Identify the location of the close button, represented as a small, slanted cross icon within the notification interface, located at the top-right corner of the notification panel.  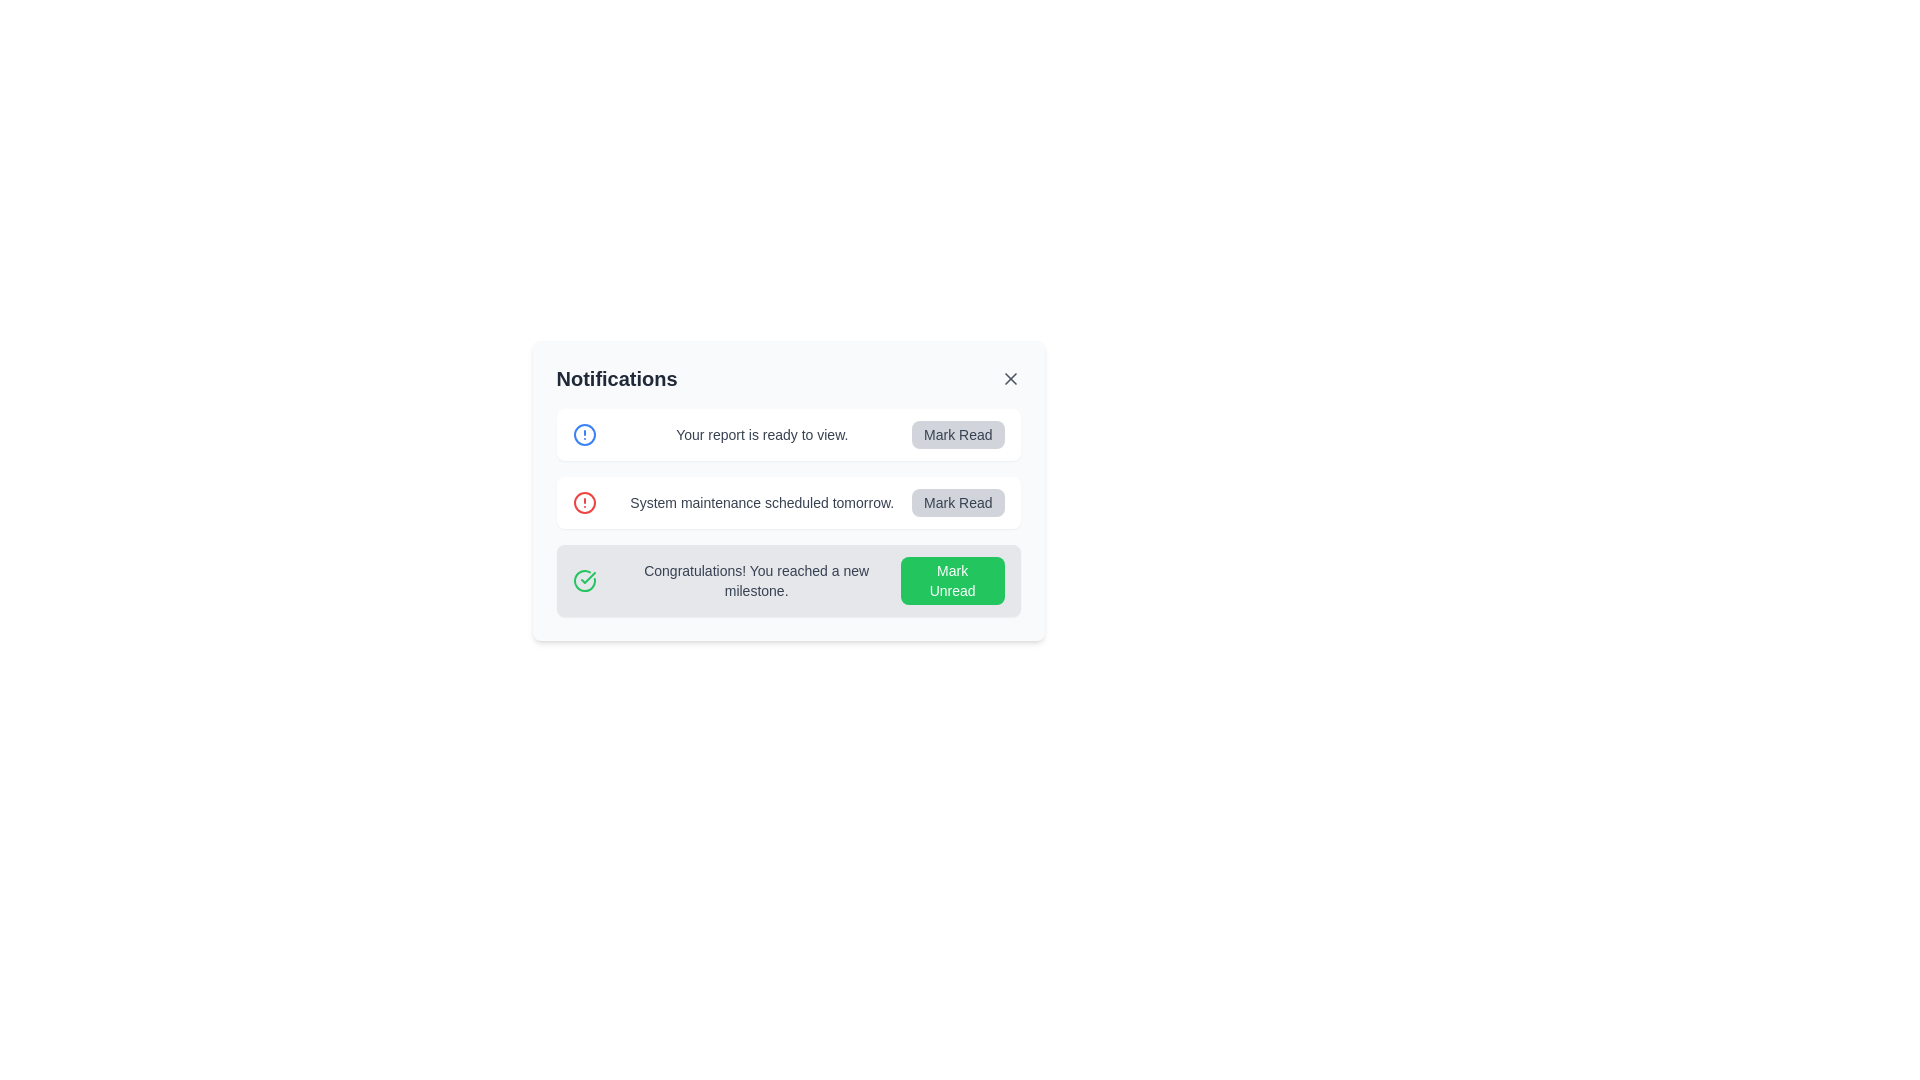
(1010, 378).